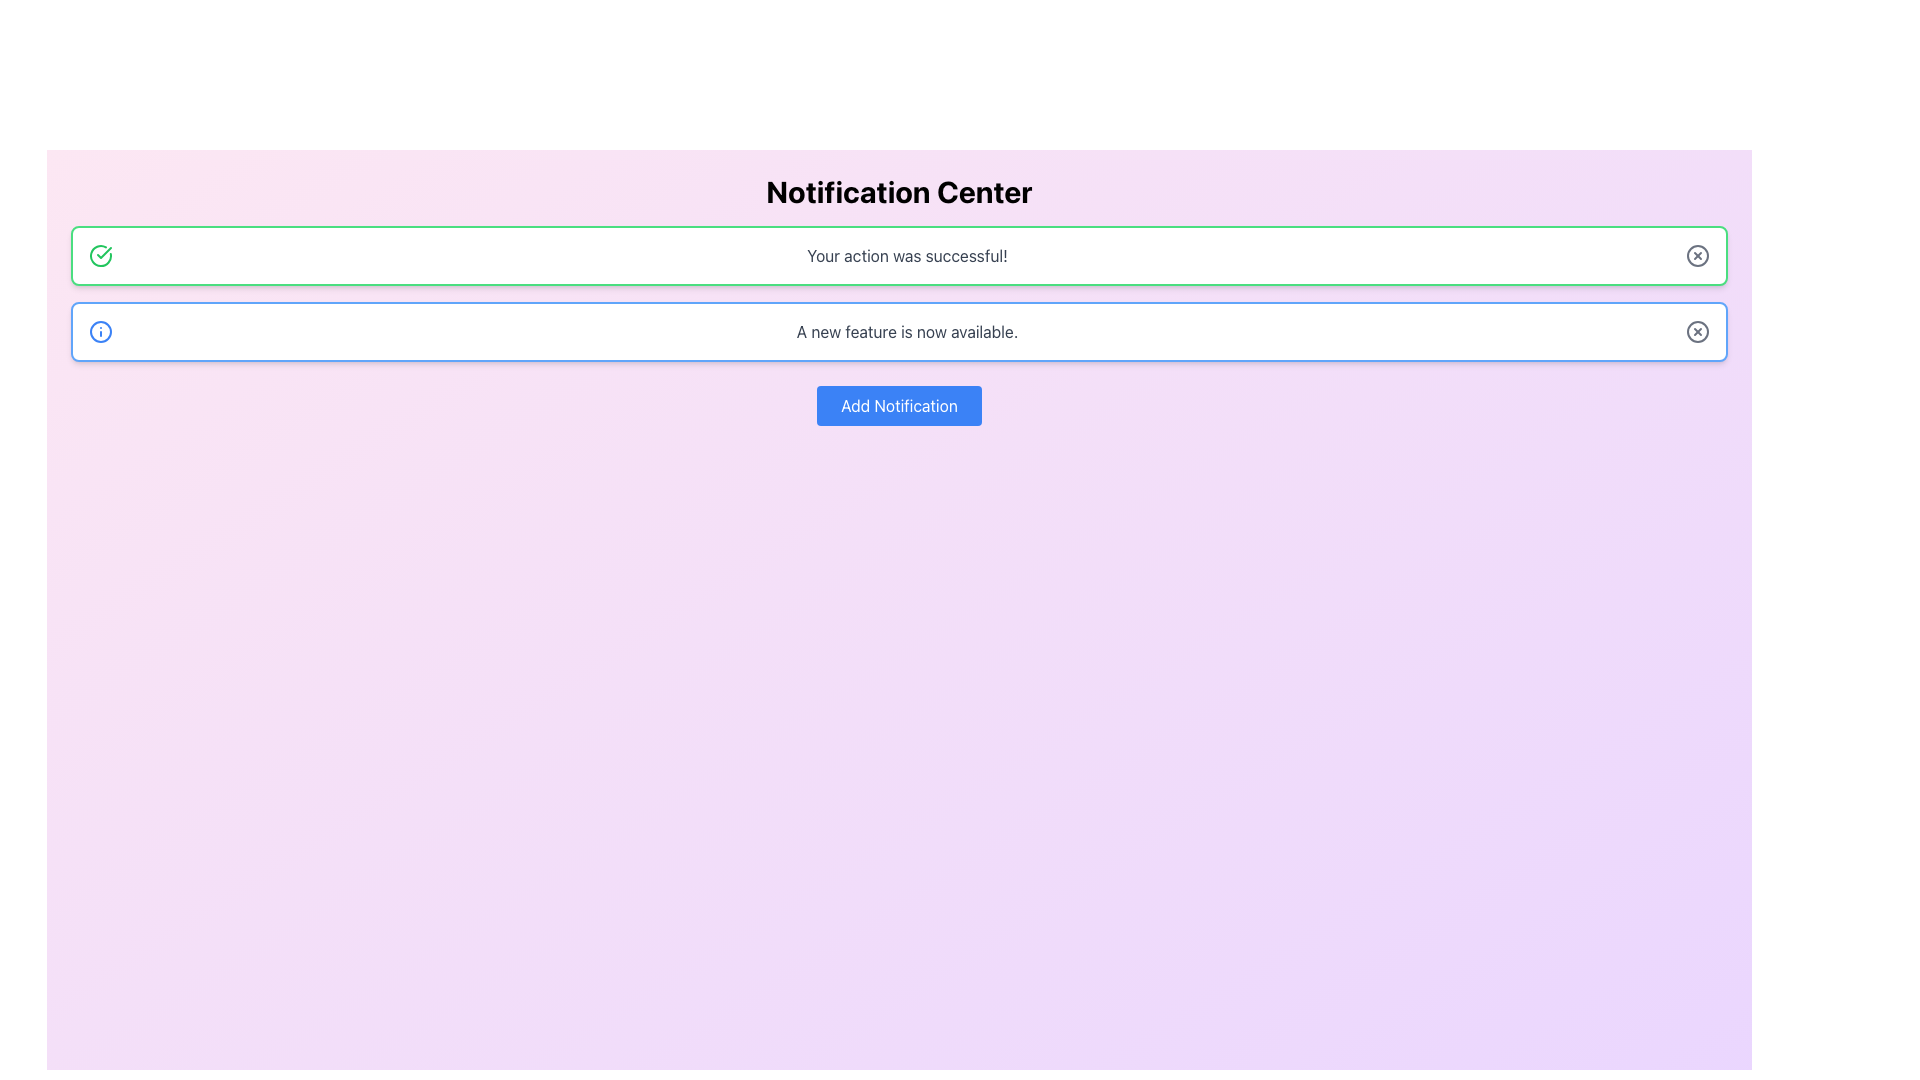 The image size is (1920, 1080). Describe the element at coordinates (906, 254) in the screenshot. I see `the main notification message text label that provides feedback about the success of the user's recent action, located in the upper section of the interface beneath the 'Notification Center' heading` at that location.